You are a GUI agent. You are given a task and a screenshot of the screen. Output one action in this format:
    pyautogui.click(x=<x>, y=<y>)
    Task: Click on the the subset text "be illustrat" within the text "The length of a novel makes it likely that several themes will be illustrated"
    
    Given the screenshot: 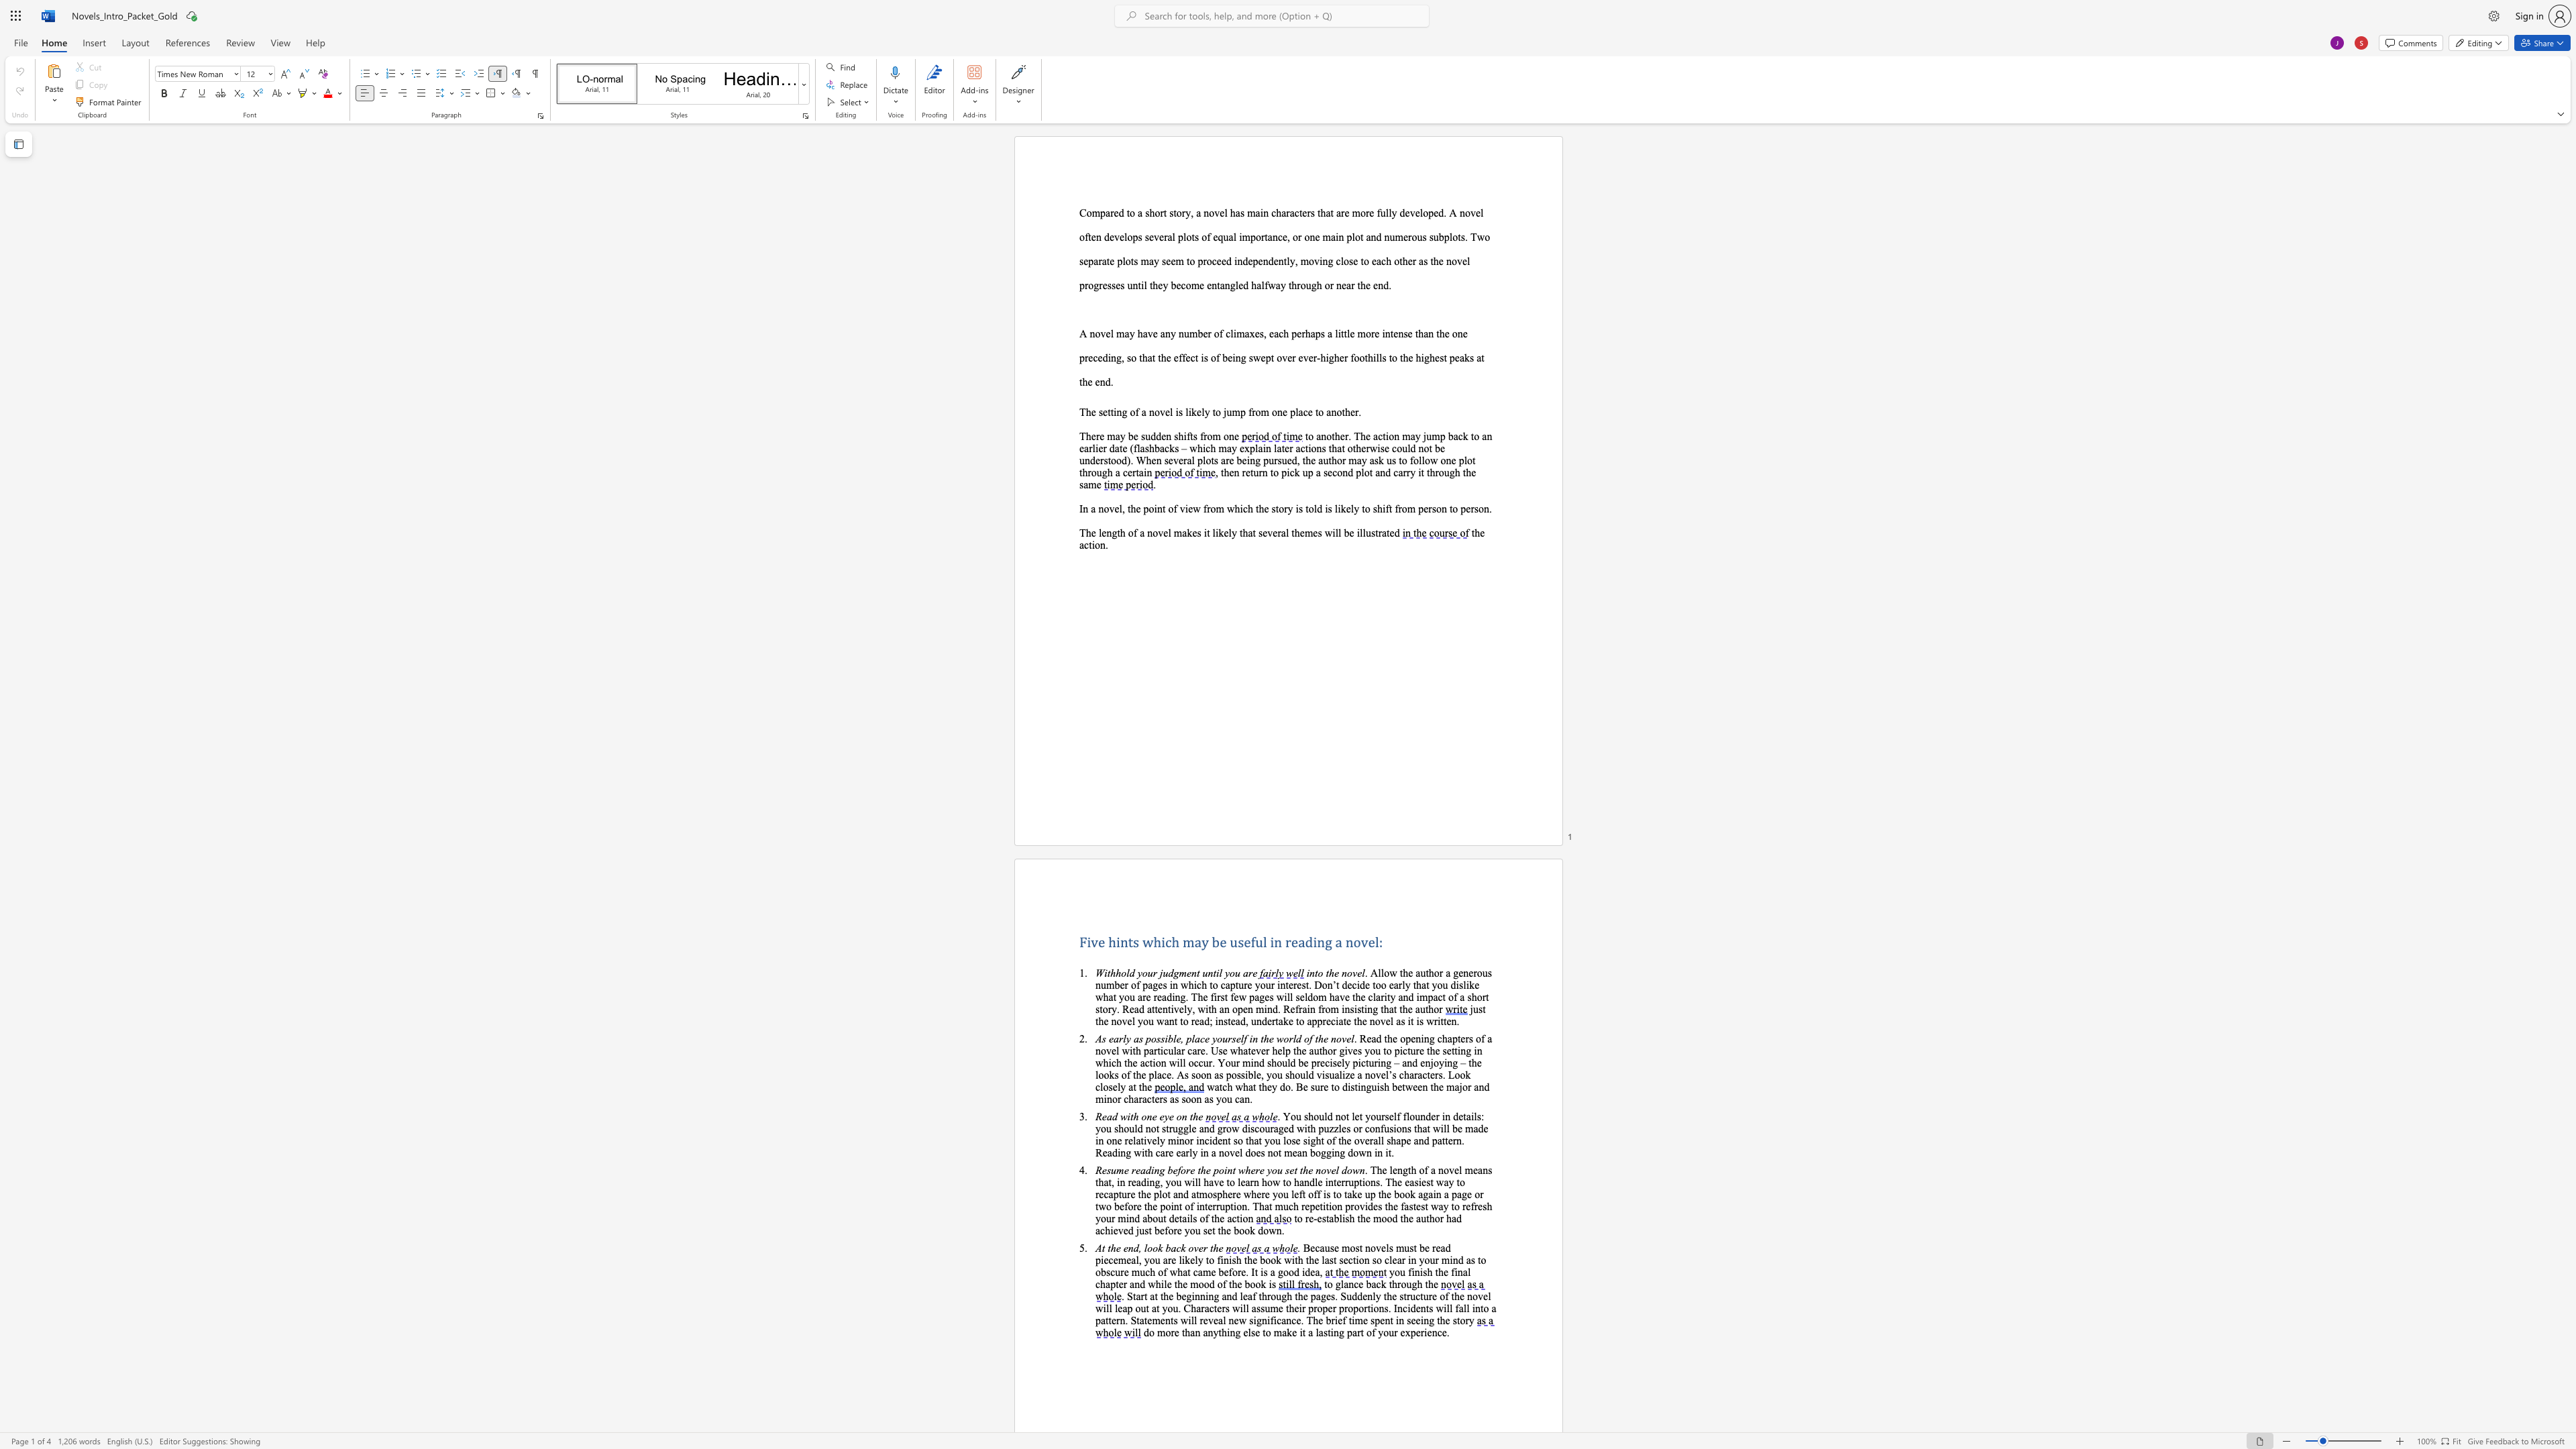 What is the action you would take?
    pyautogui.click(x=1342, y=533)
    